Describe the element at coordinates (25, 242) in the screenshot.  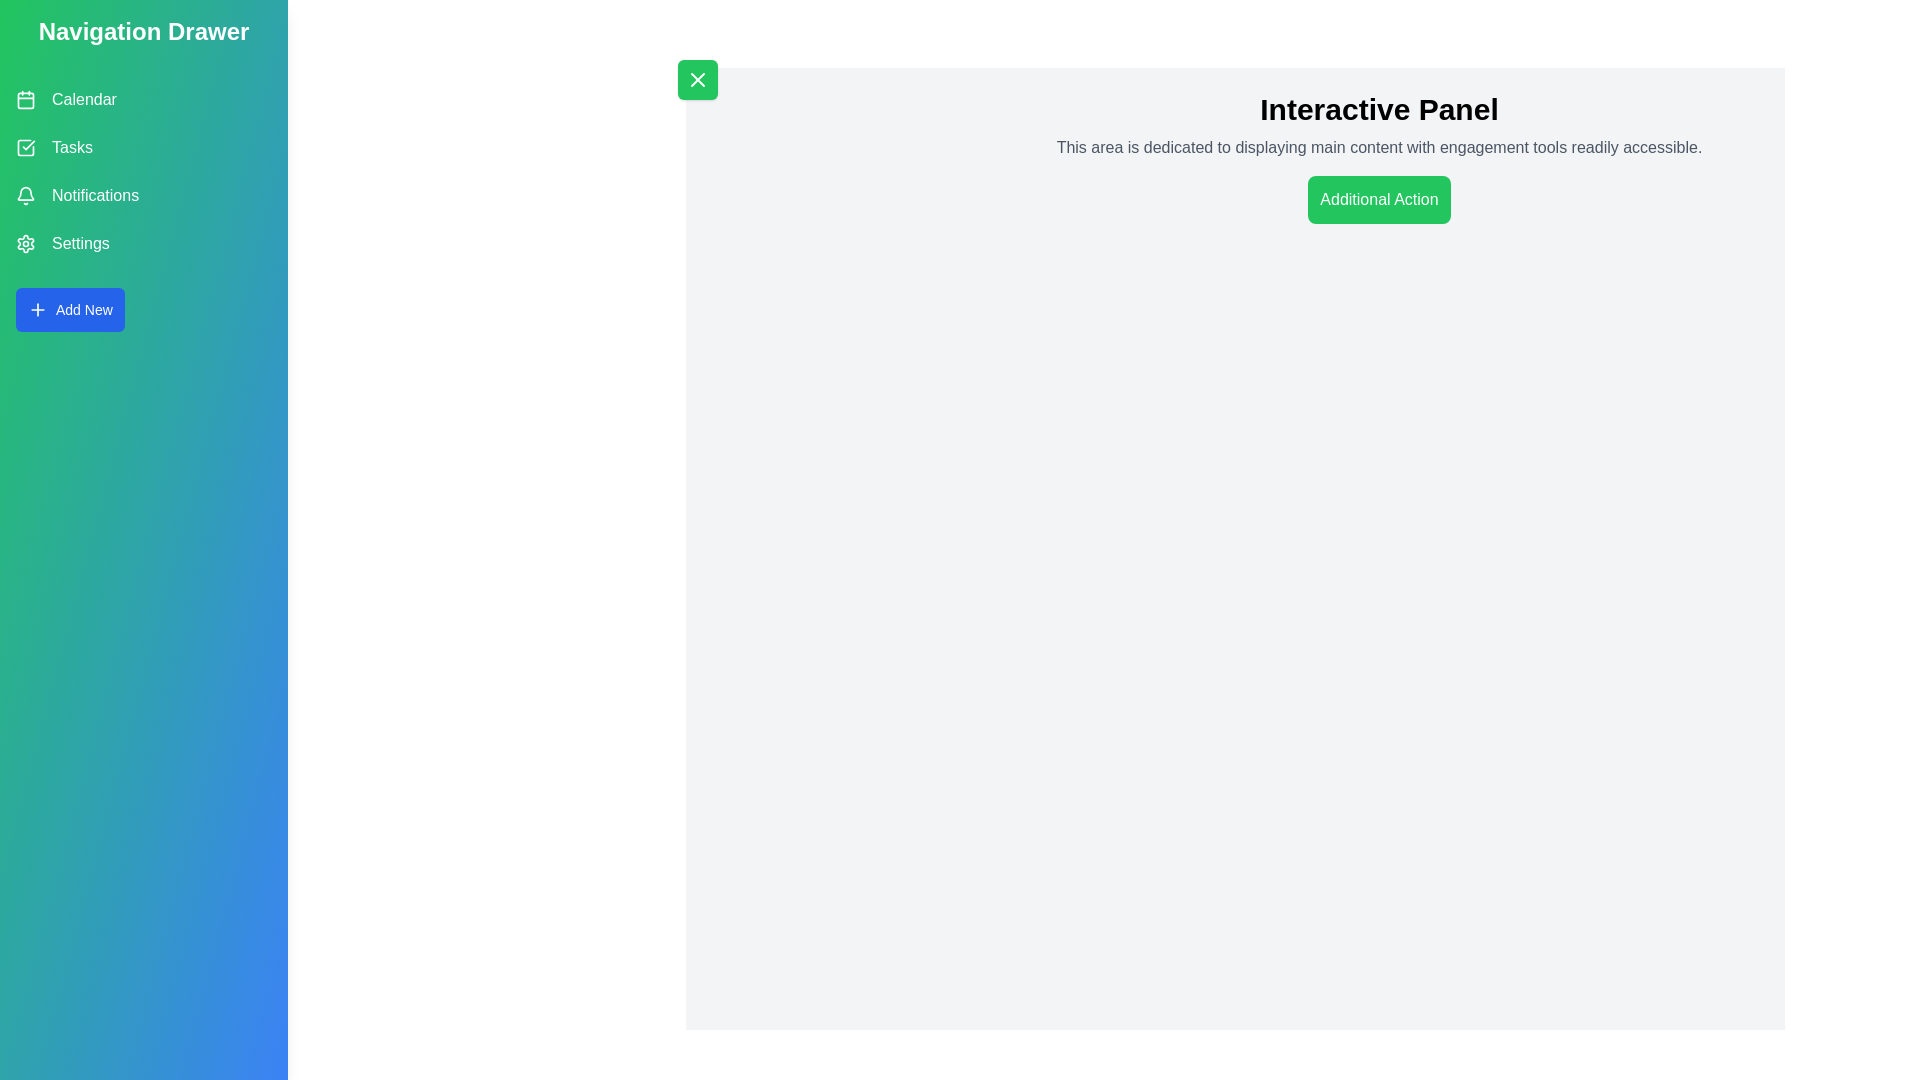
I see `the green gear-shaped icon in the navigation drawer, which is the fourth item below 'Calendar,' 'Tasks,' and 'Notifications,'` at that location.